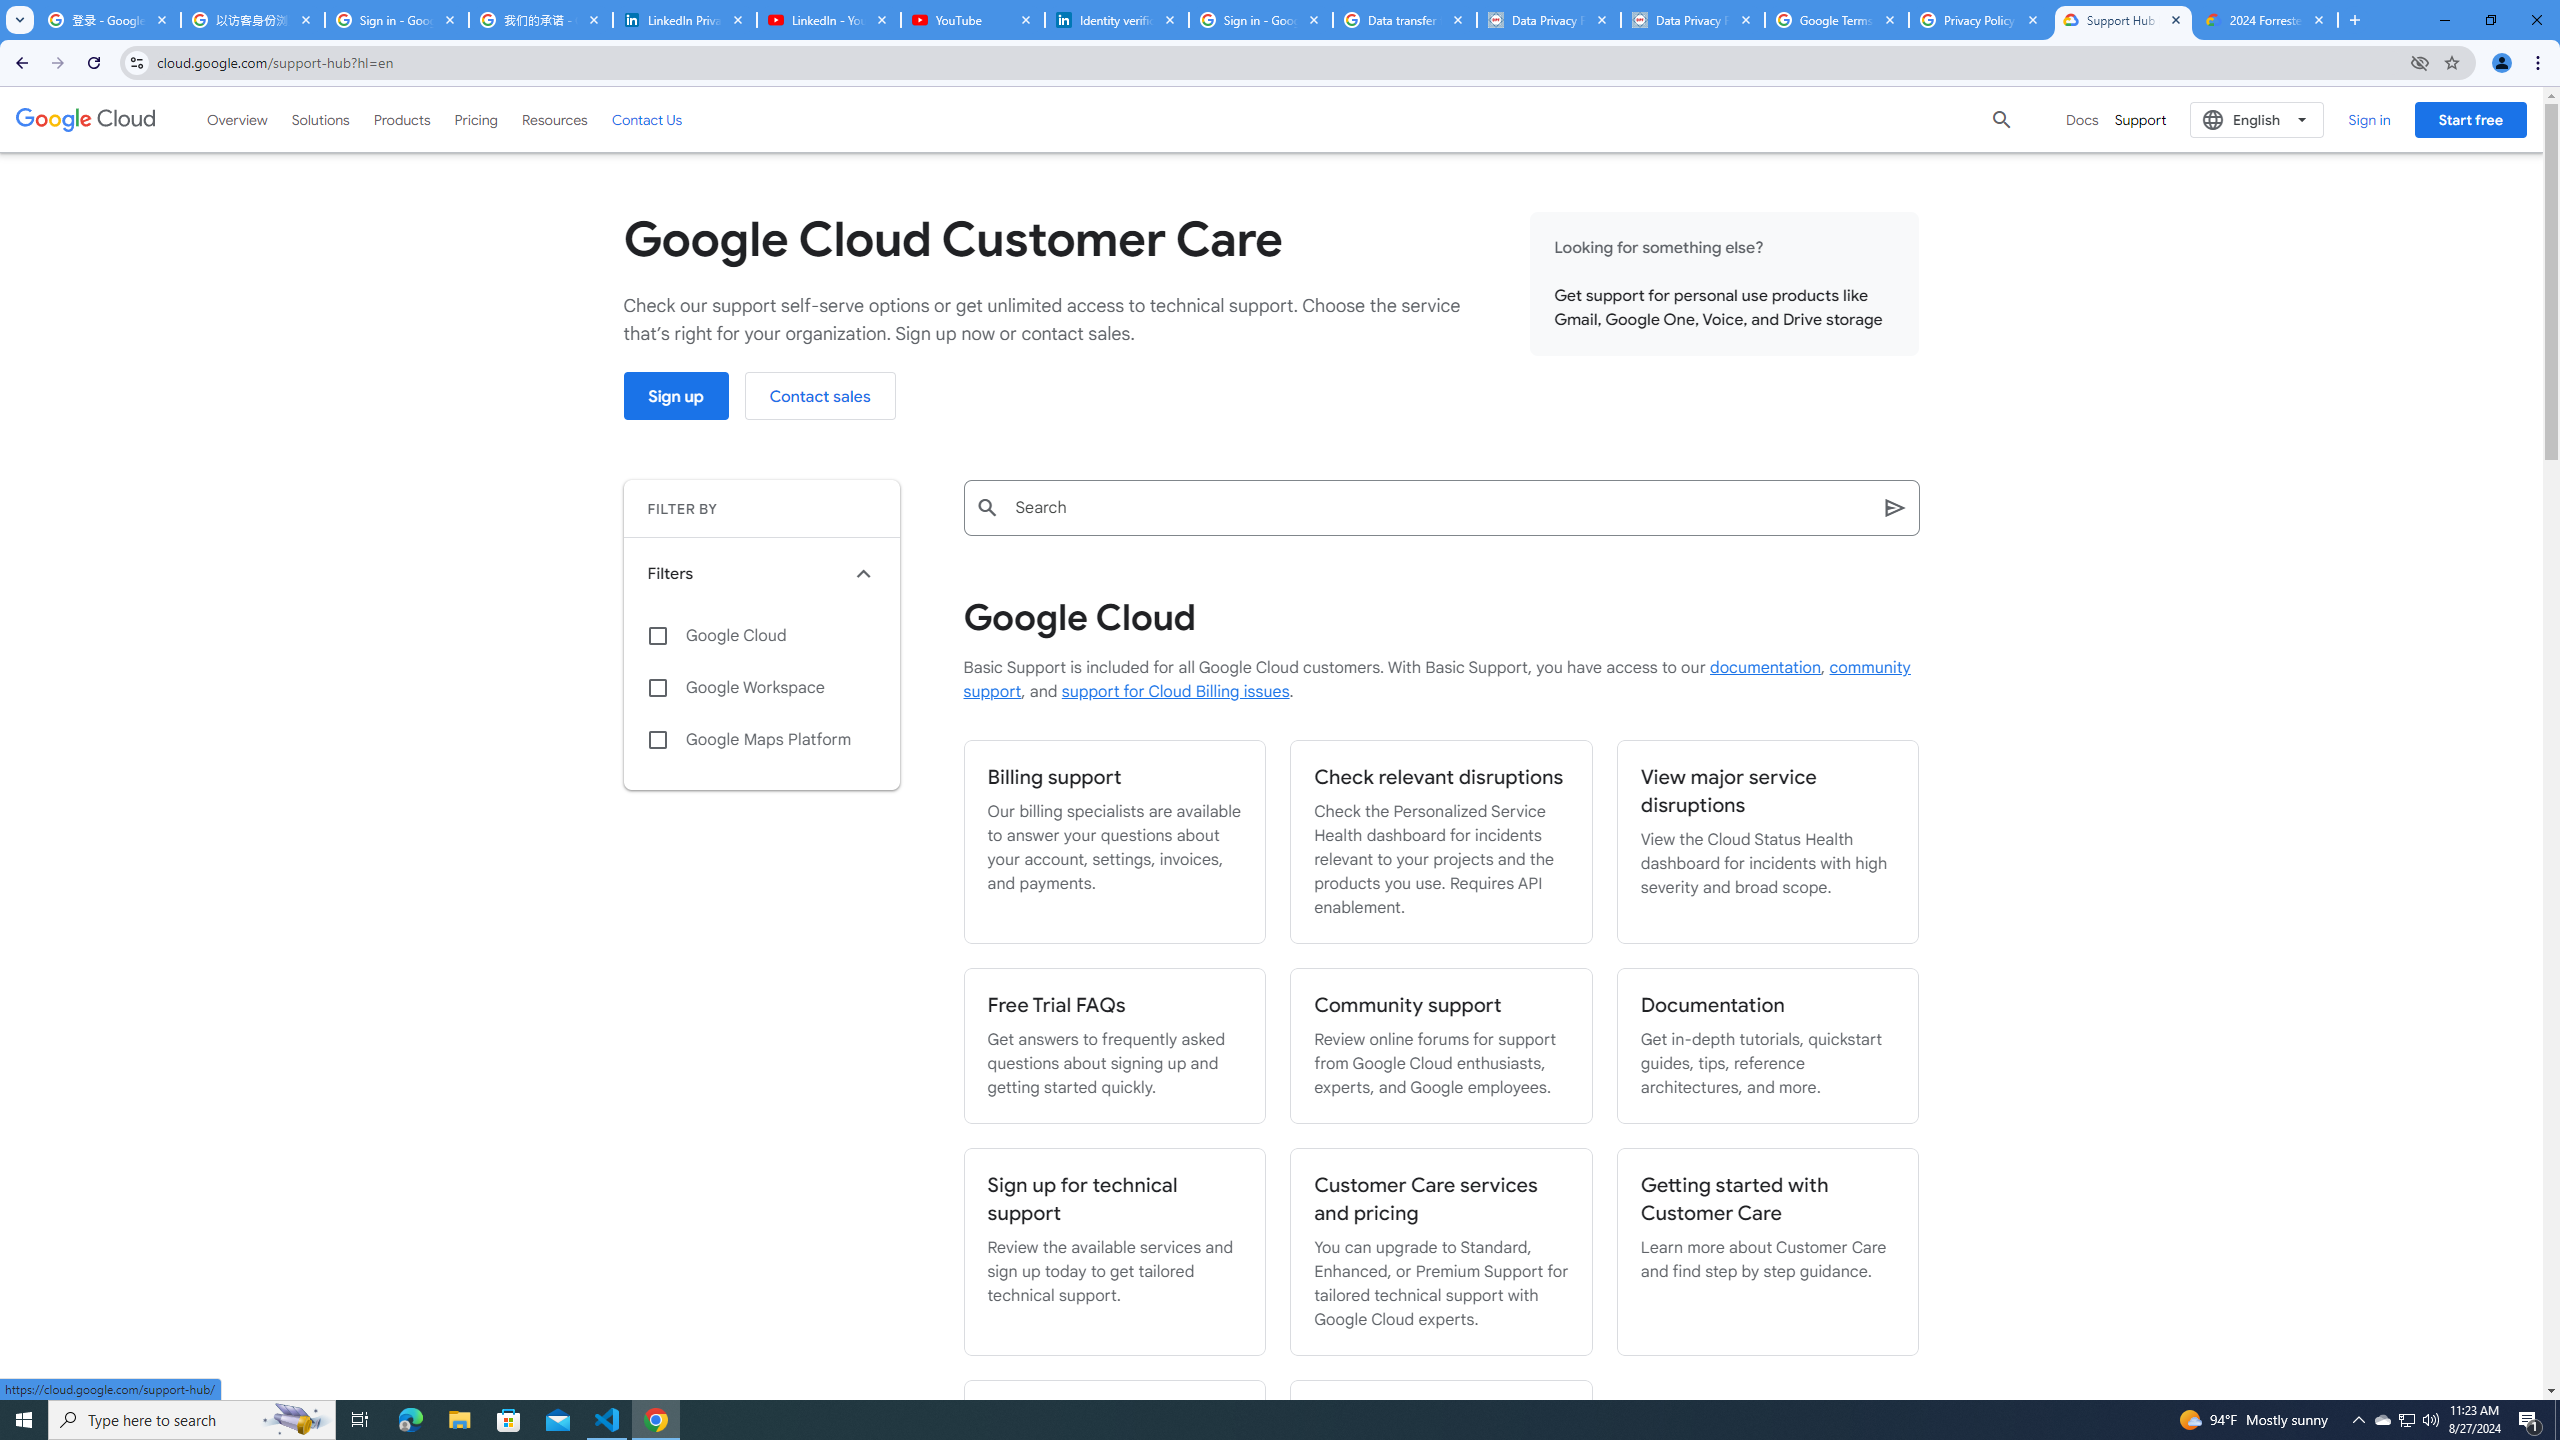 The height and width of the screenshot is (1440, 2560). I want to click on 'System', so click(11, 9).